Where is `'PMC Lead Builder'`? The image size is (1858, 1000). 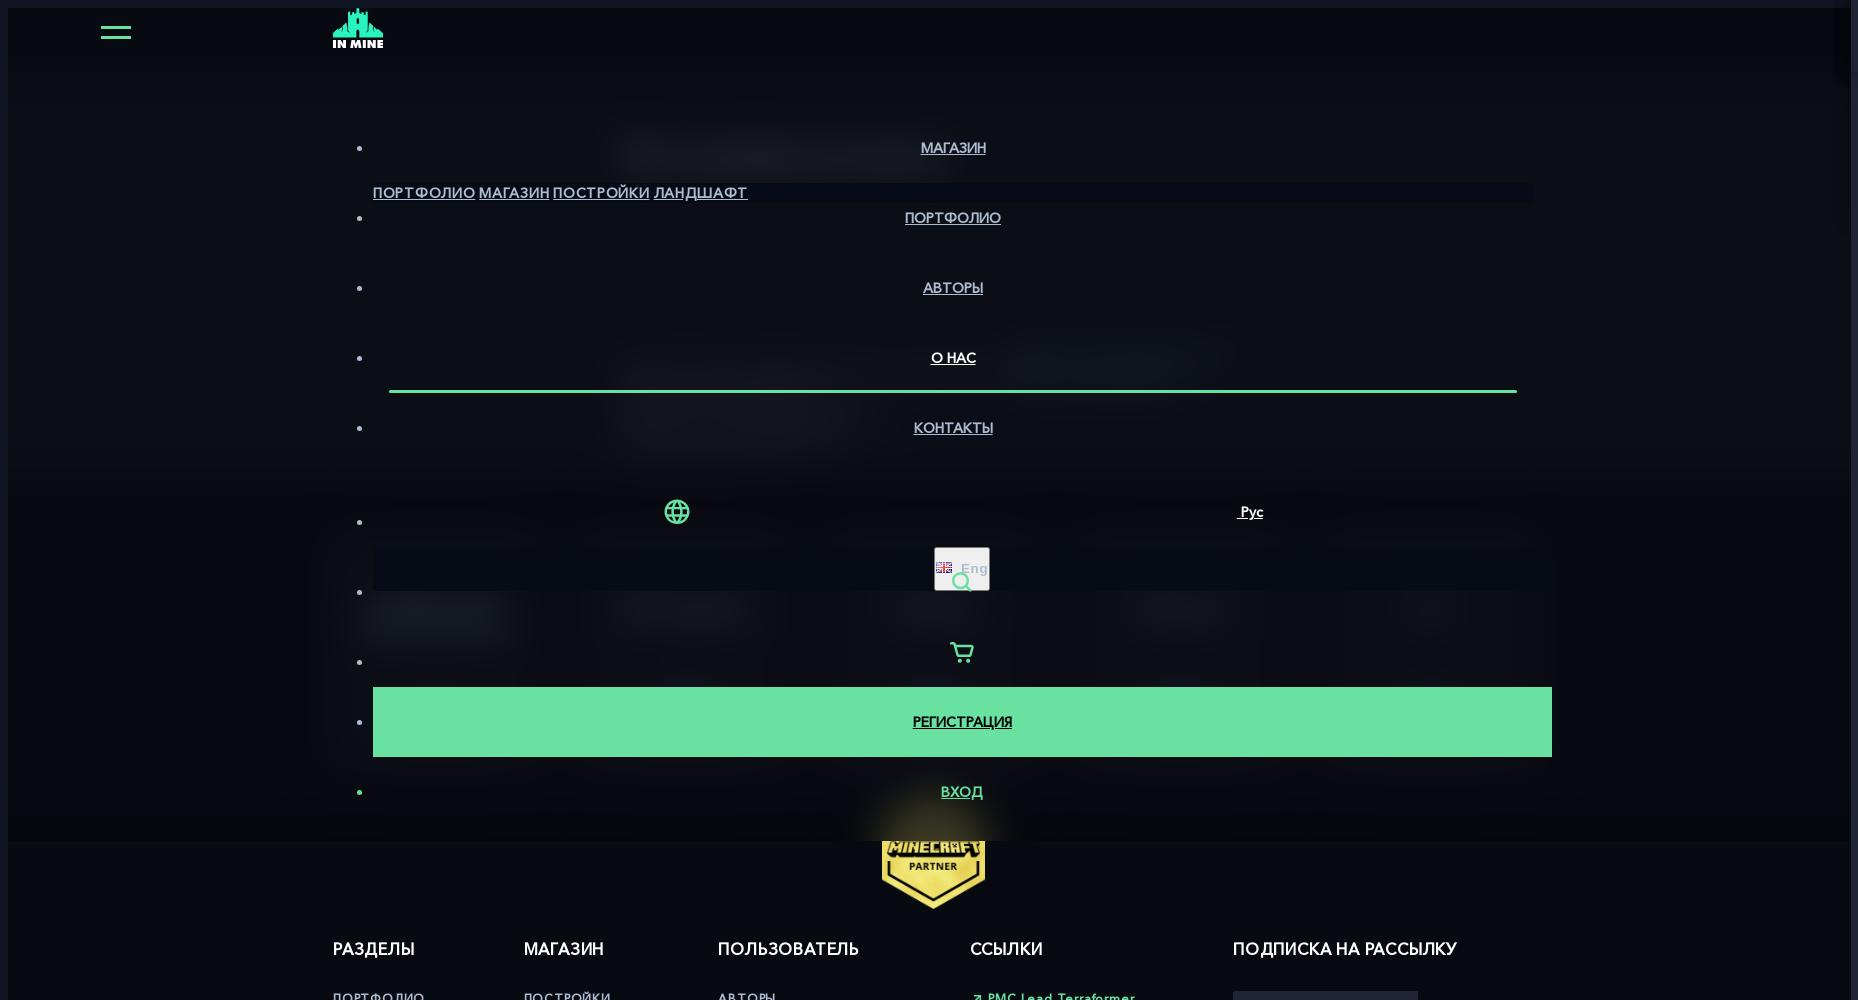 'PMC Lead Builder' is located at coordinates (1097, 381).